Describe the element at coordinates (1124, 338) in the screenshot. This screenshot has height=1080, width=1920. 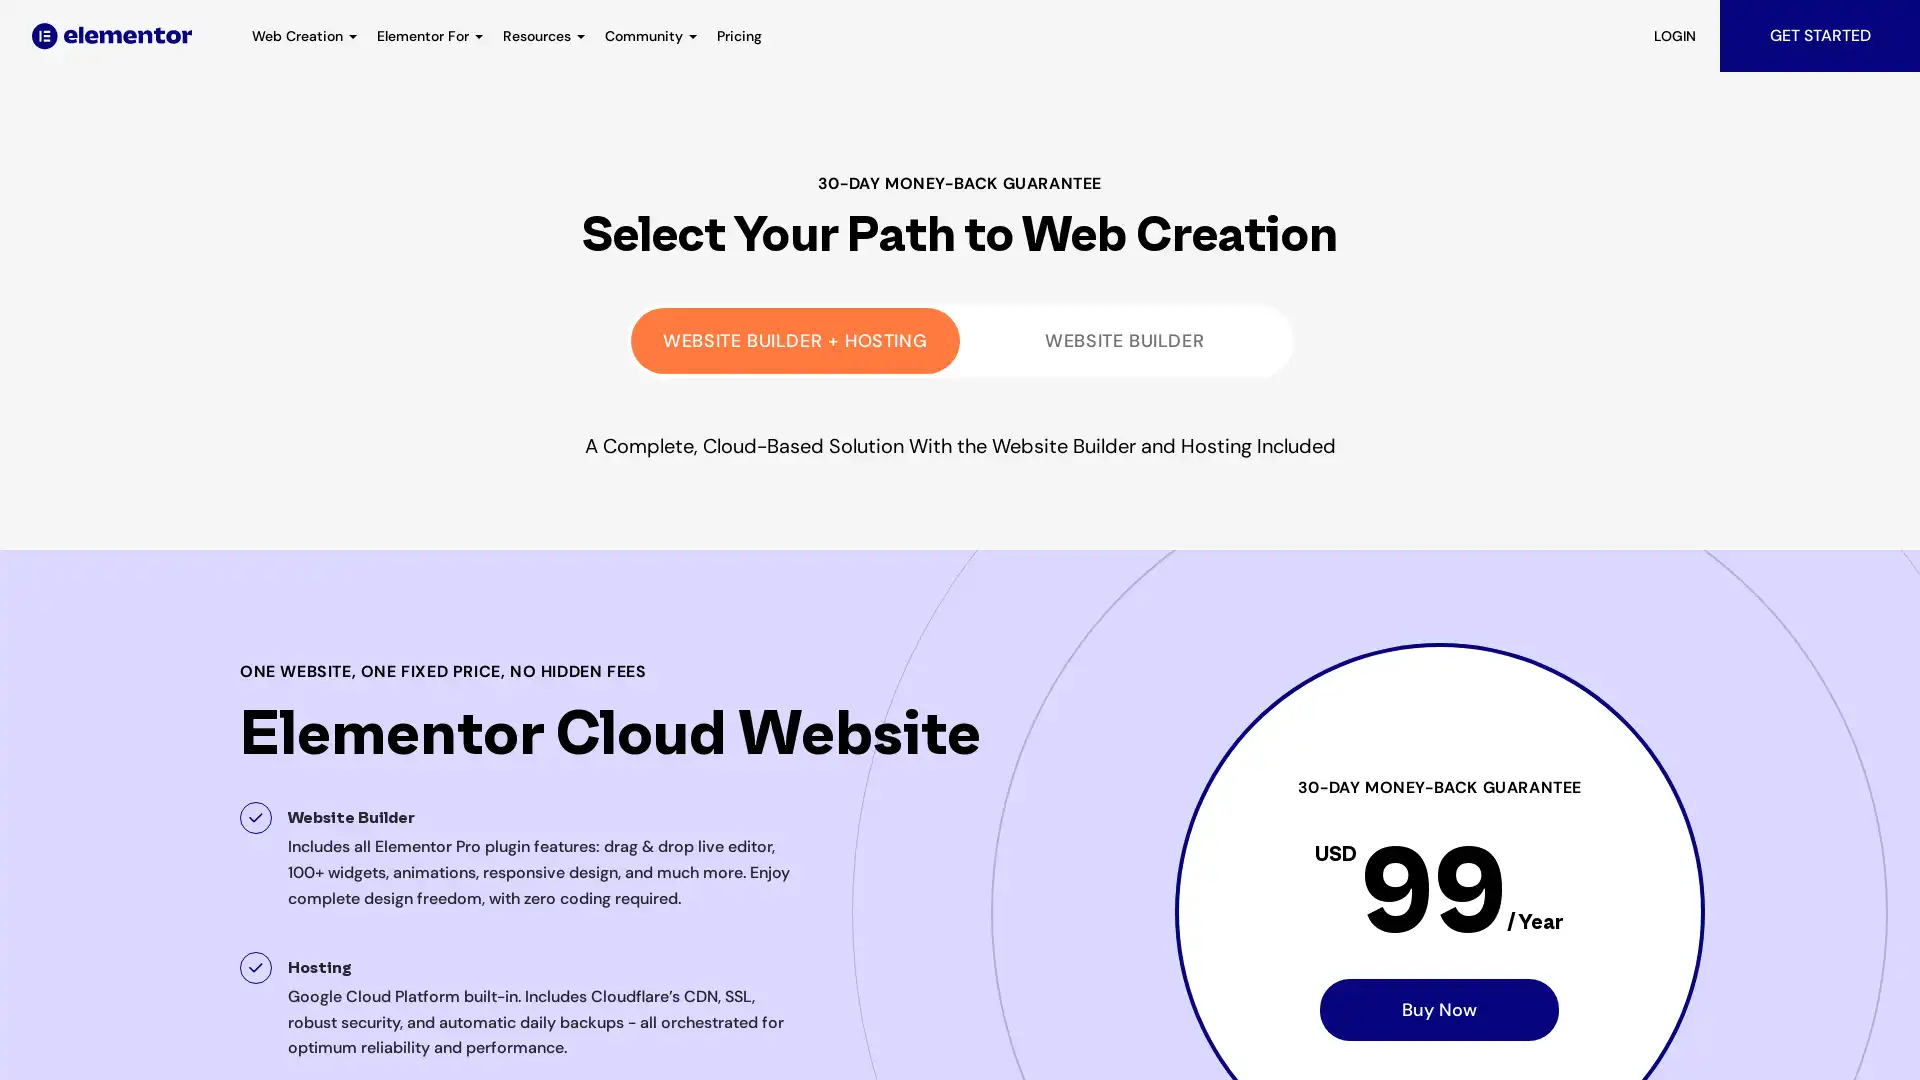
I see `Get the Elementor plugin` at that location.